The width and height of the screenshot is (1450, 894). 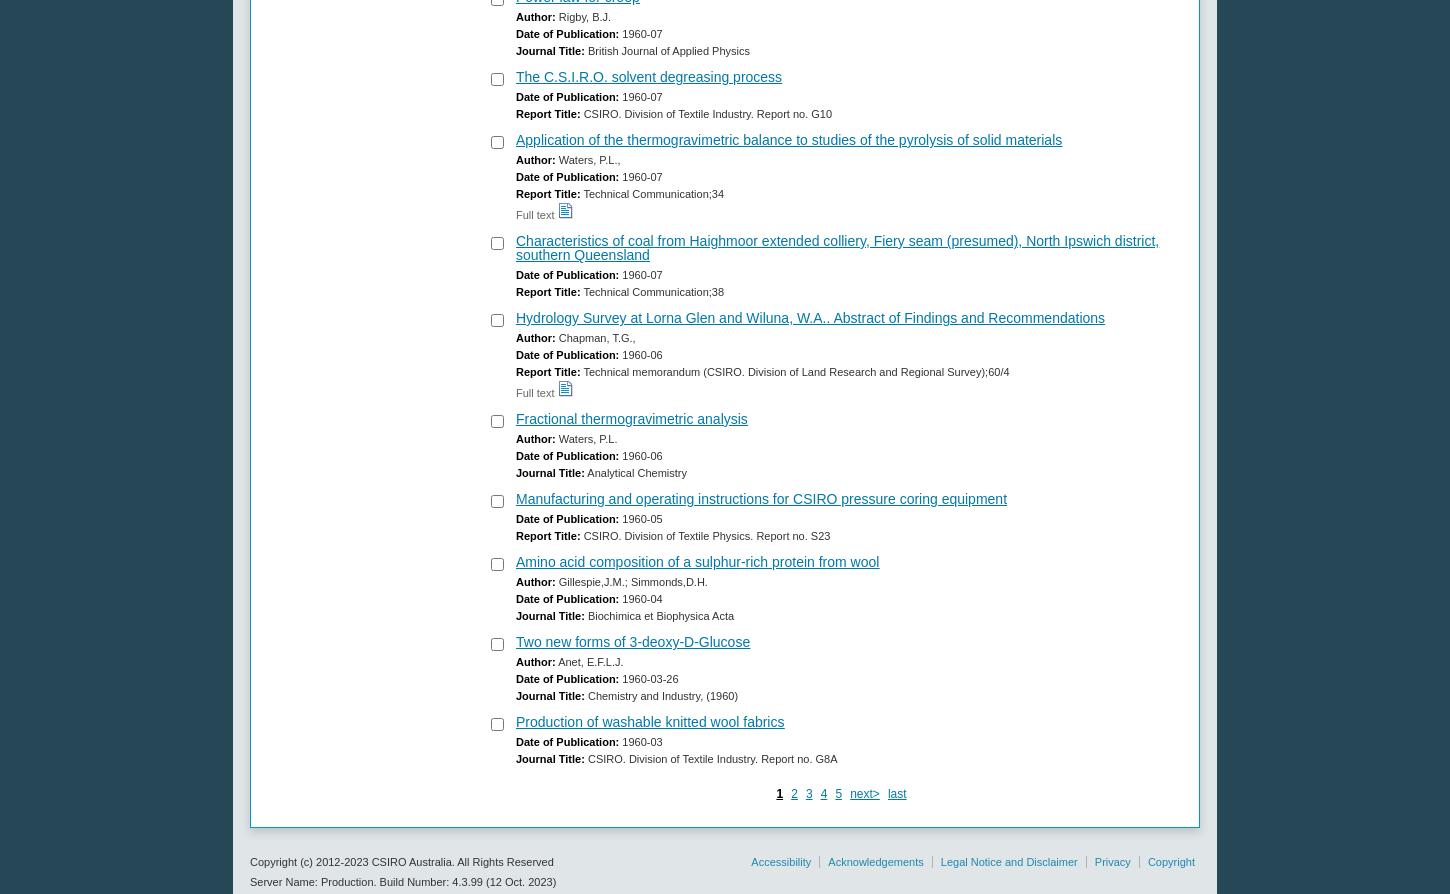 What do you see at coordinates (584, 615) in the screenshot?
I see `'Biochimica et Biophysica Acta'` at bounding box center [584, 615].